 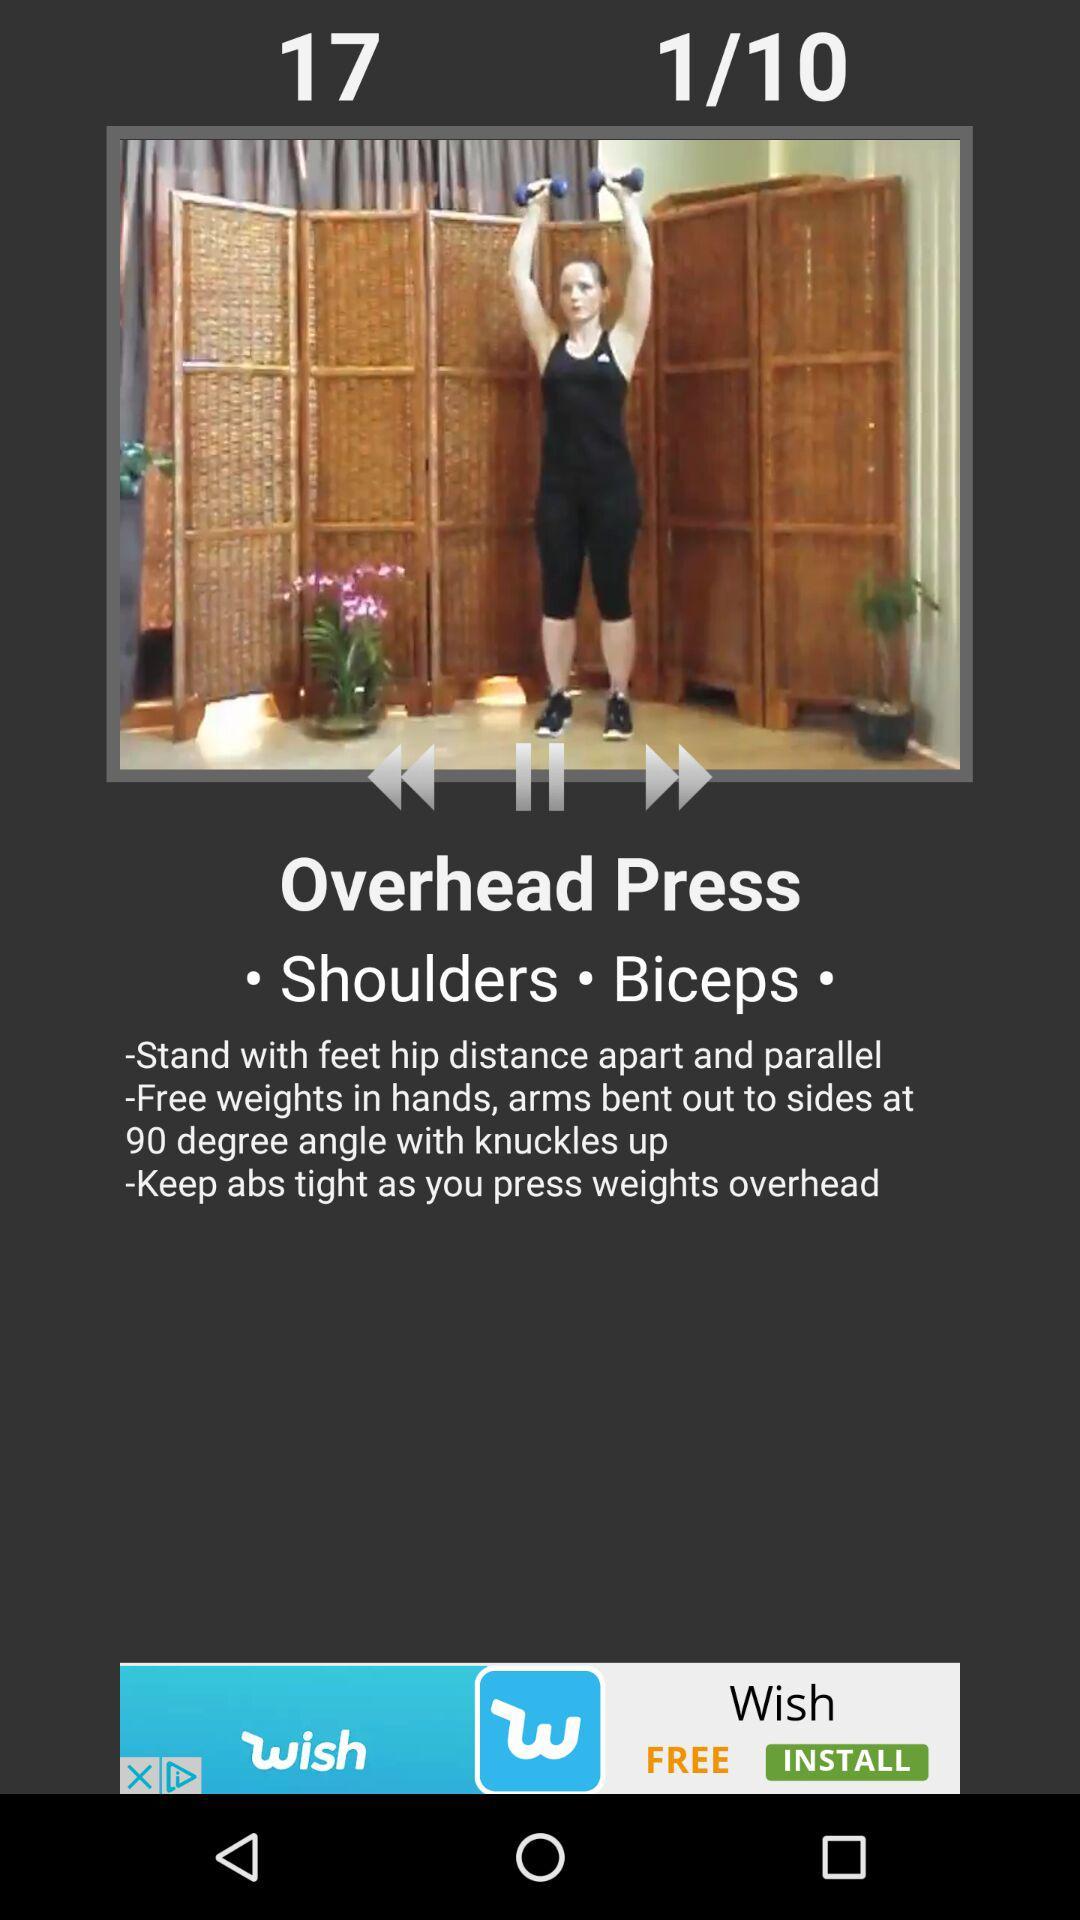 I want to click on rewind video, so click(x=407, y=776).